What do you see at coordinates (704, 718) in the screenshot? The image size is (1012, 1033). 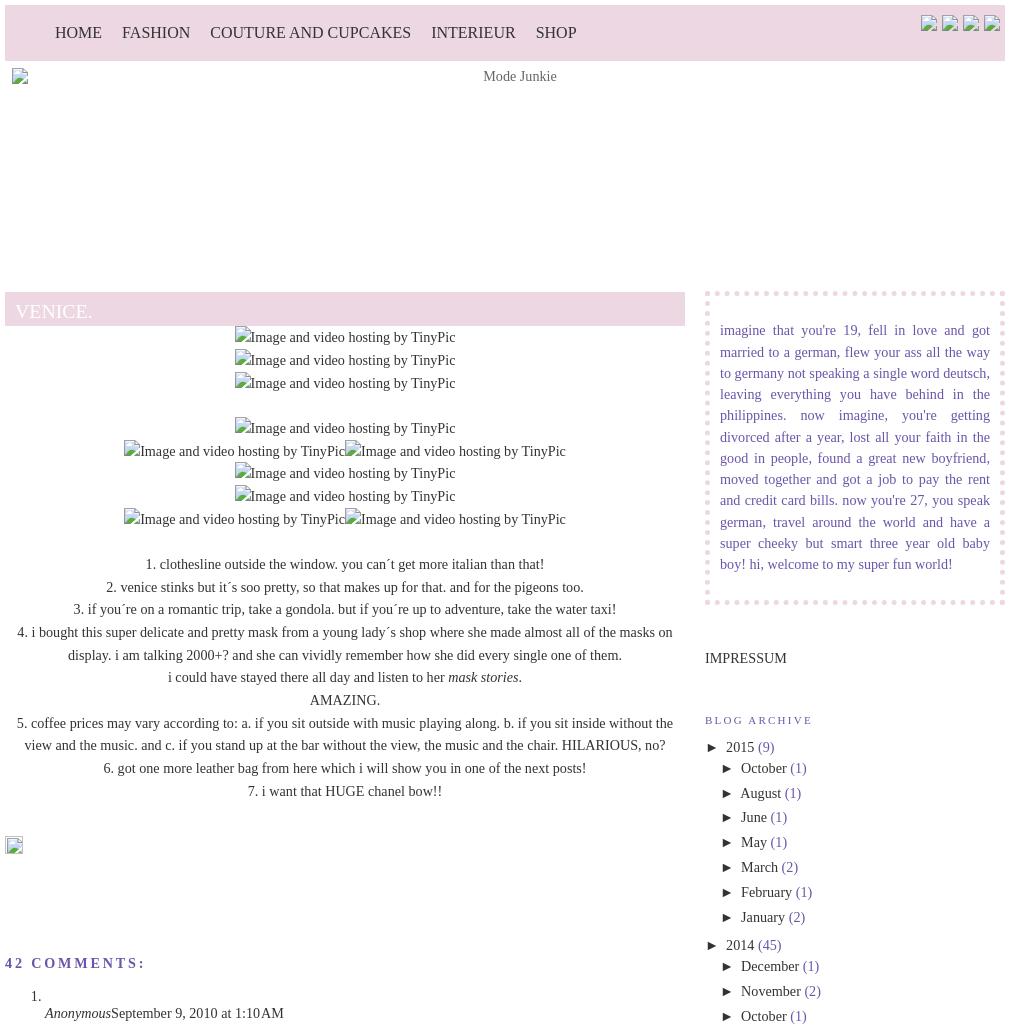 I see `'Blog Archive'` at bounding box center [704, 718].